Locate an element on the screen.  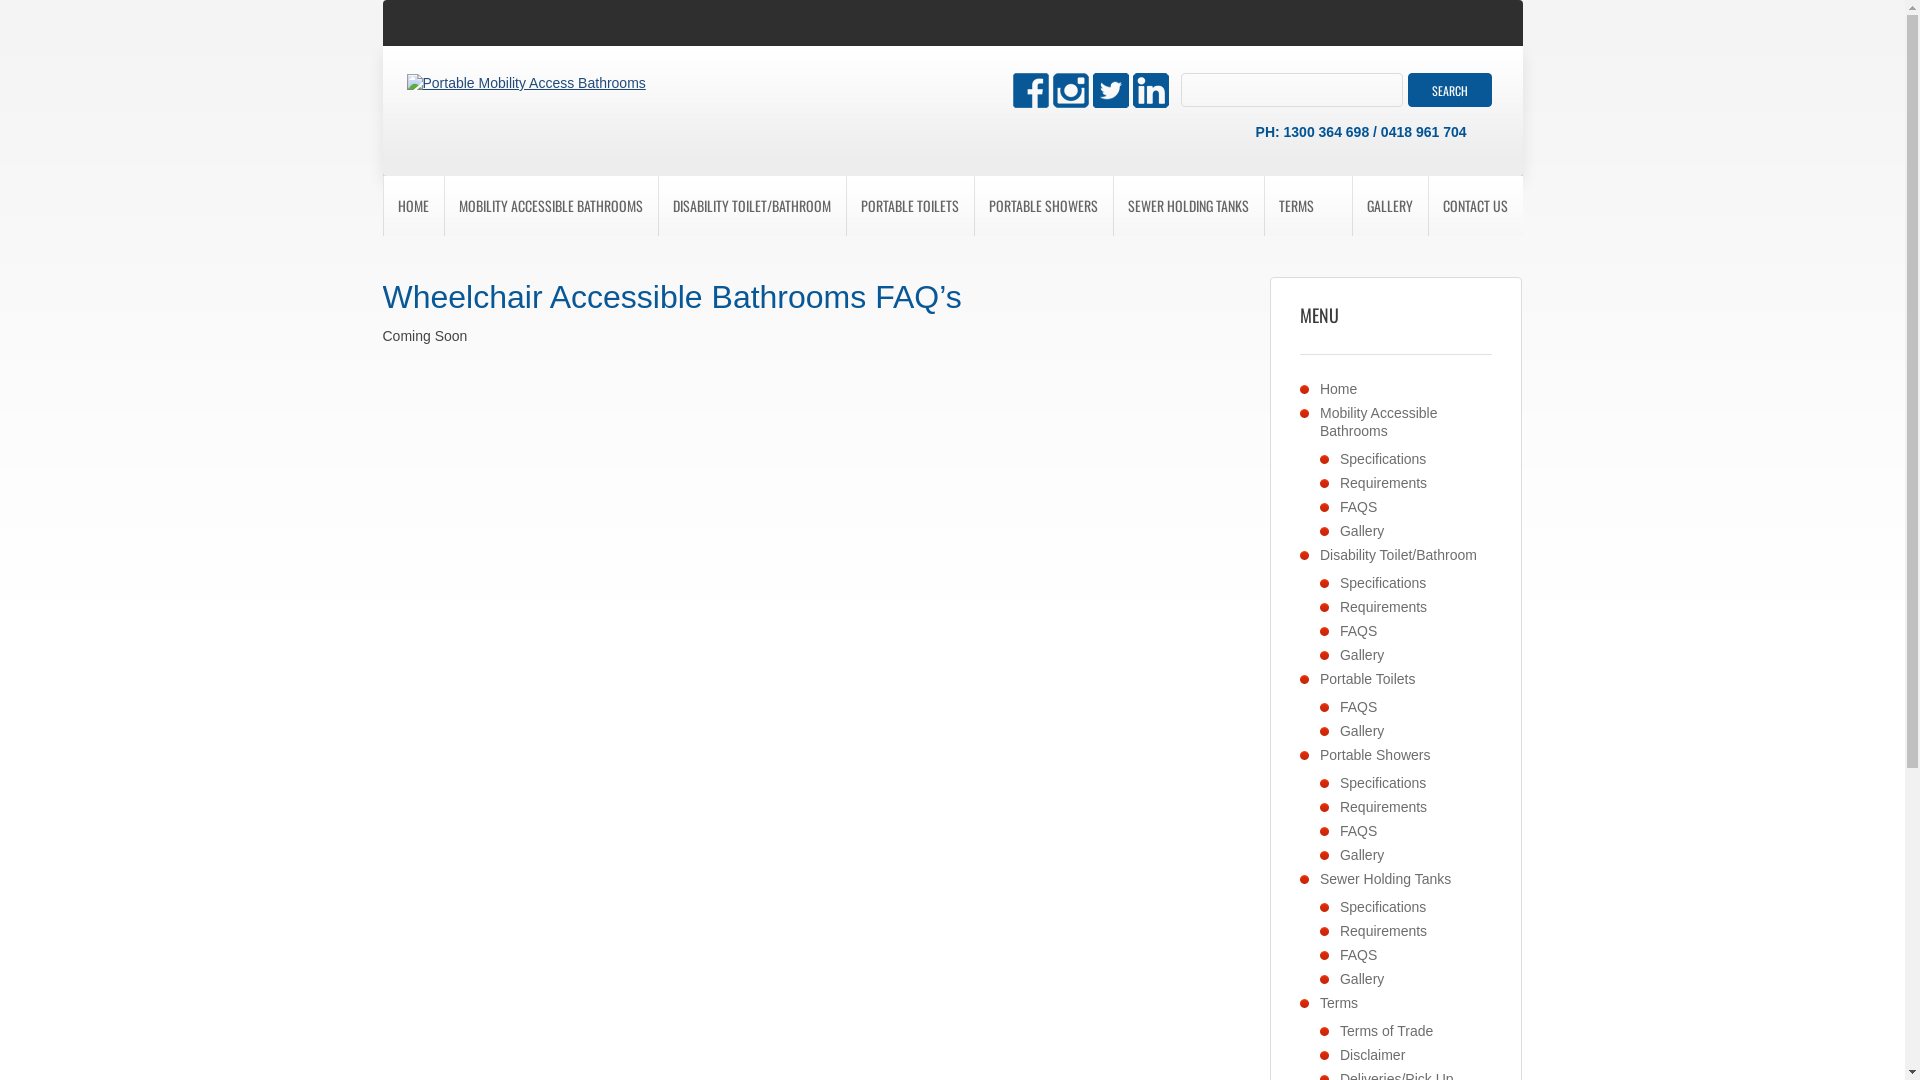
'TERMS' is located at coordinates (1296, 205).